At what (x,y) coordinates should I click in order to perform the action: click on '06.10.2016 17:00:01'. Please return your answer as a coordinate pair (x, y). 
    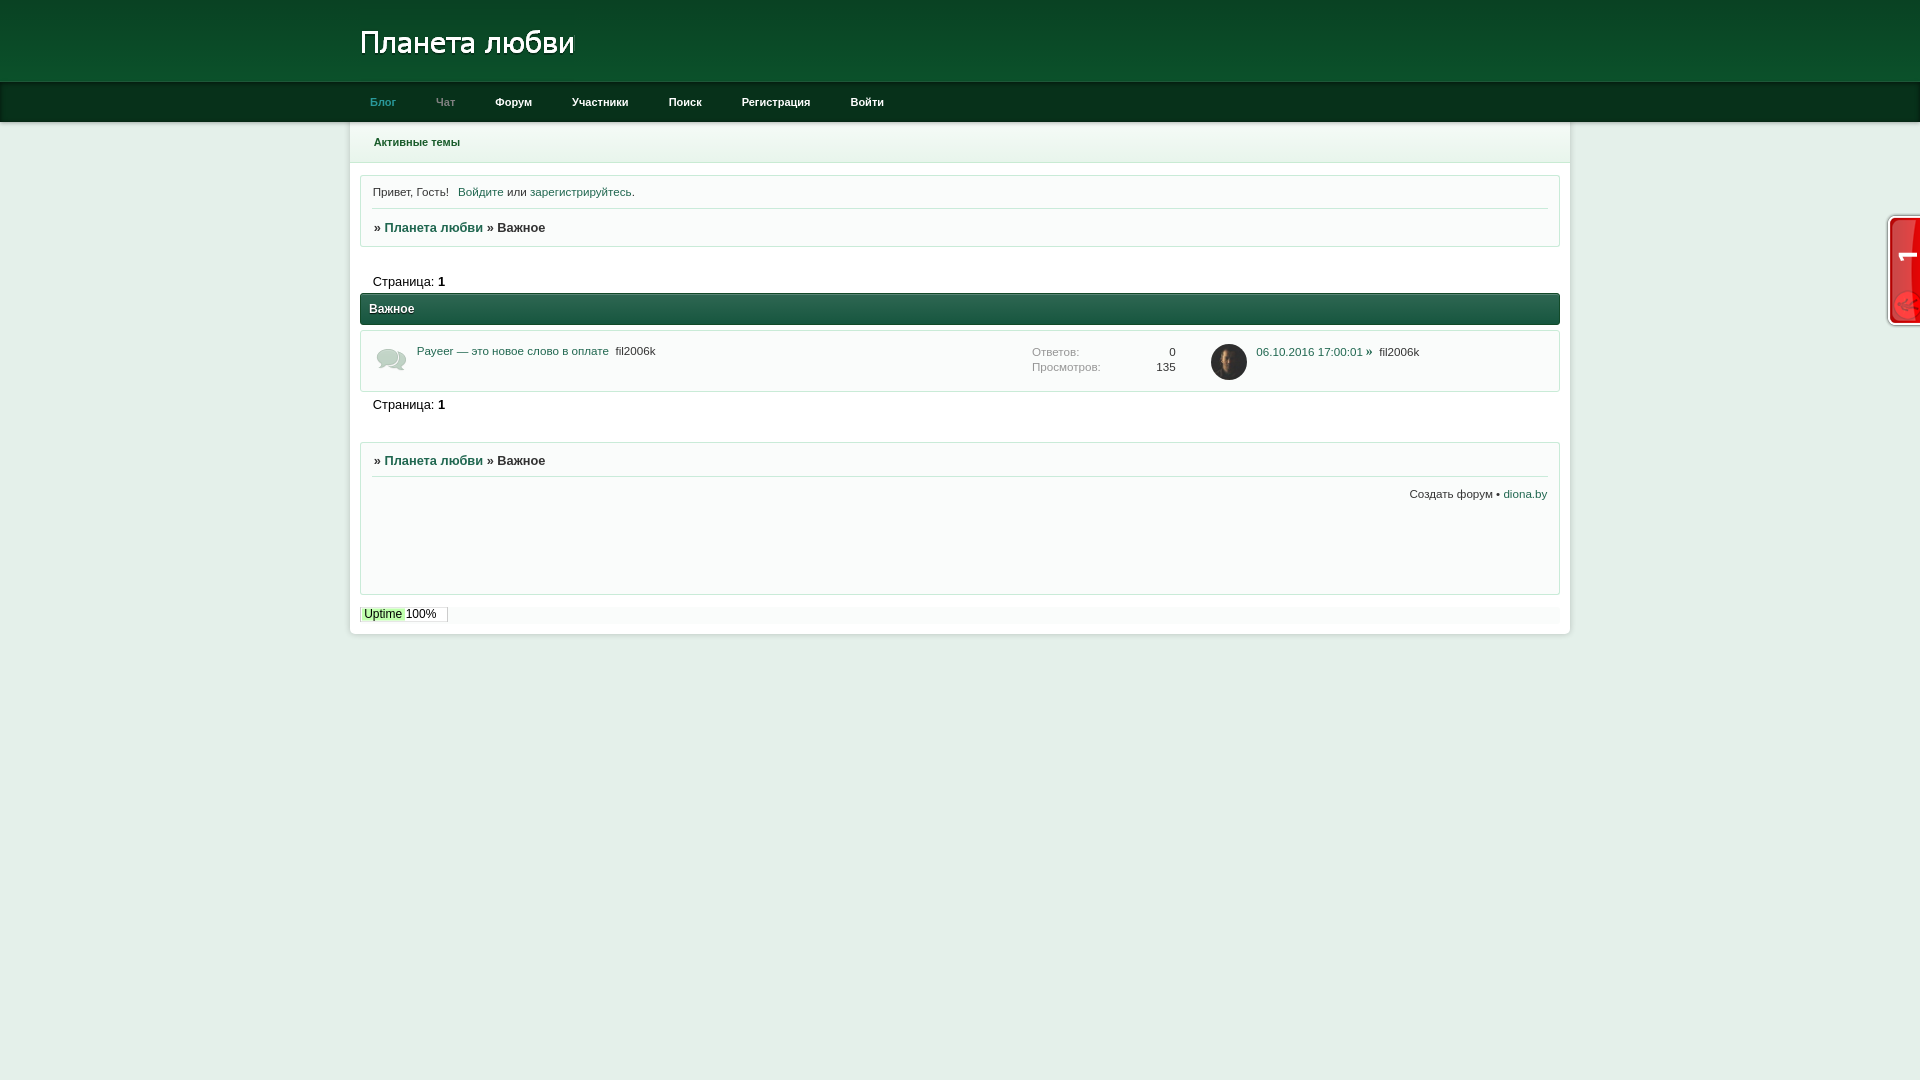
    Looking at the image, I should click on (1314, 349).